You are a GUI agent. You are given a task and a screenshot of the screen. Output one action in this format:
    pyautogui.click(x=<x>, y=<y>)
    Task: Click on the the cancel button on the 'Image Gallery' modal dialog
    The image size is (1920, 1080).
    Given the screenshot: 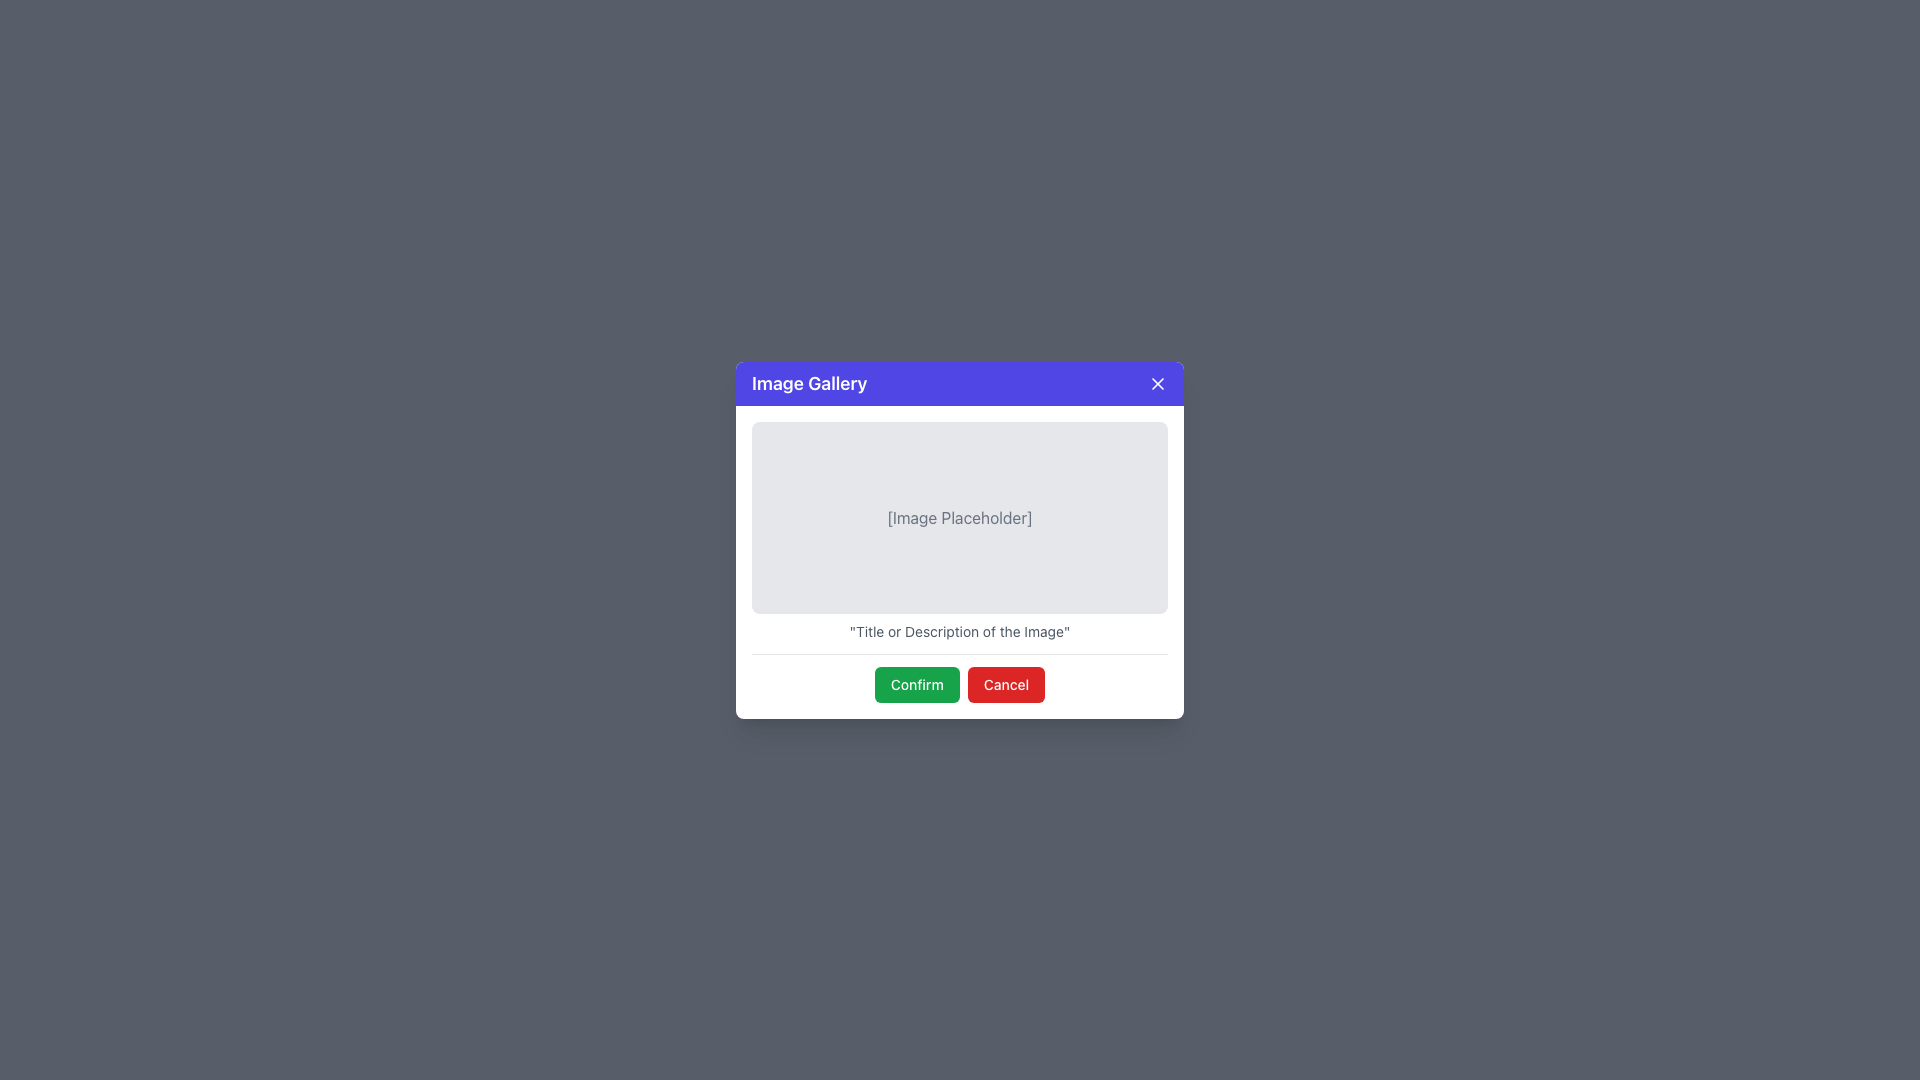 What is the action you would take?
    pyautogui.click(x=1006, y=683)
    